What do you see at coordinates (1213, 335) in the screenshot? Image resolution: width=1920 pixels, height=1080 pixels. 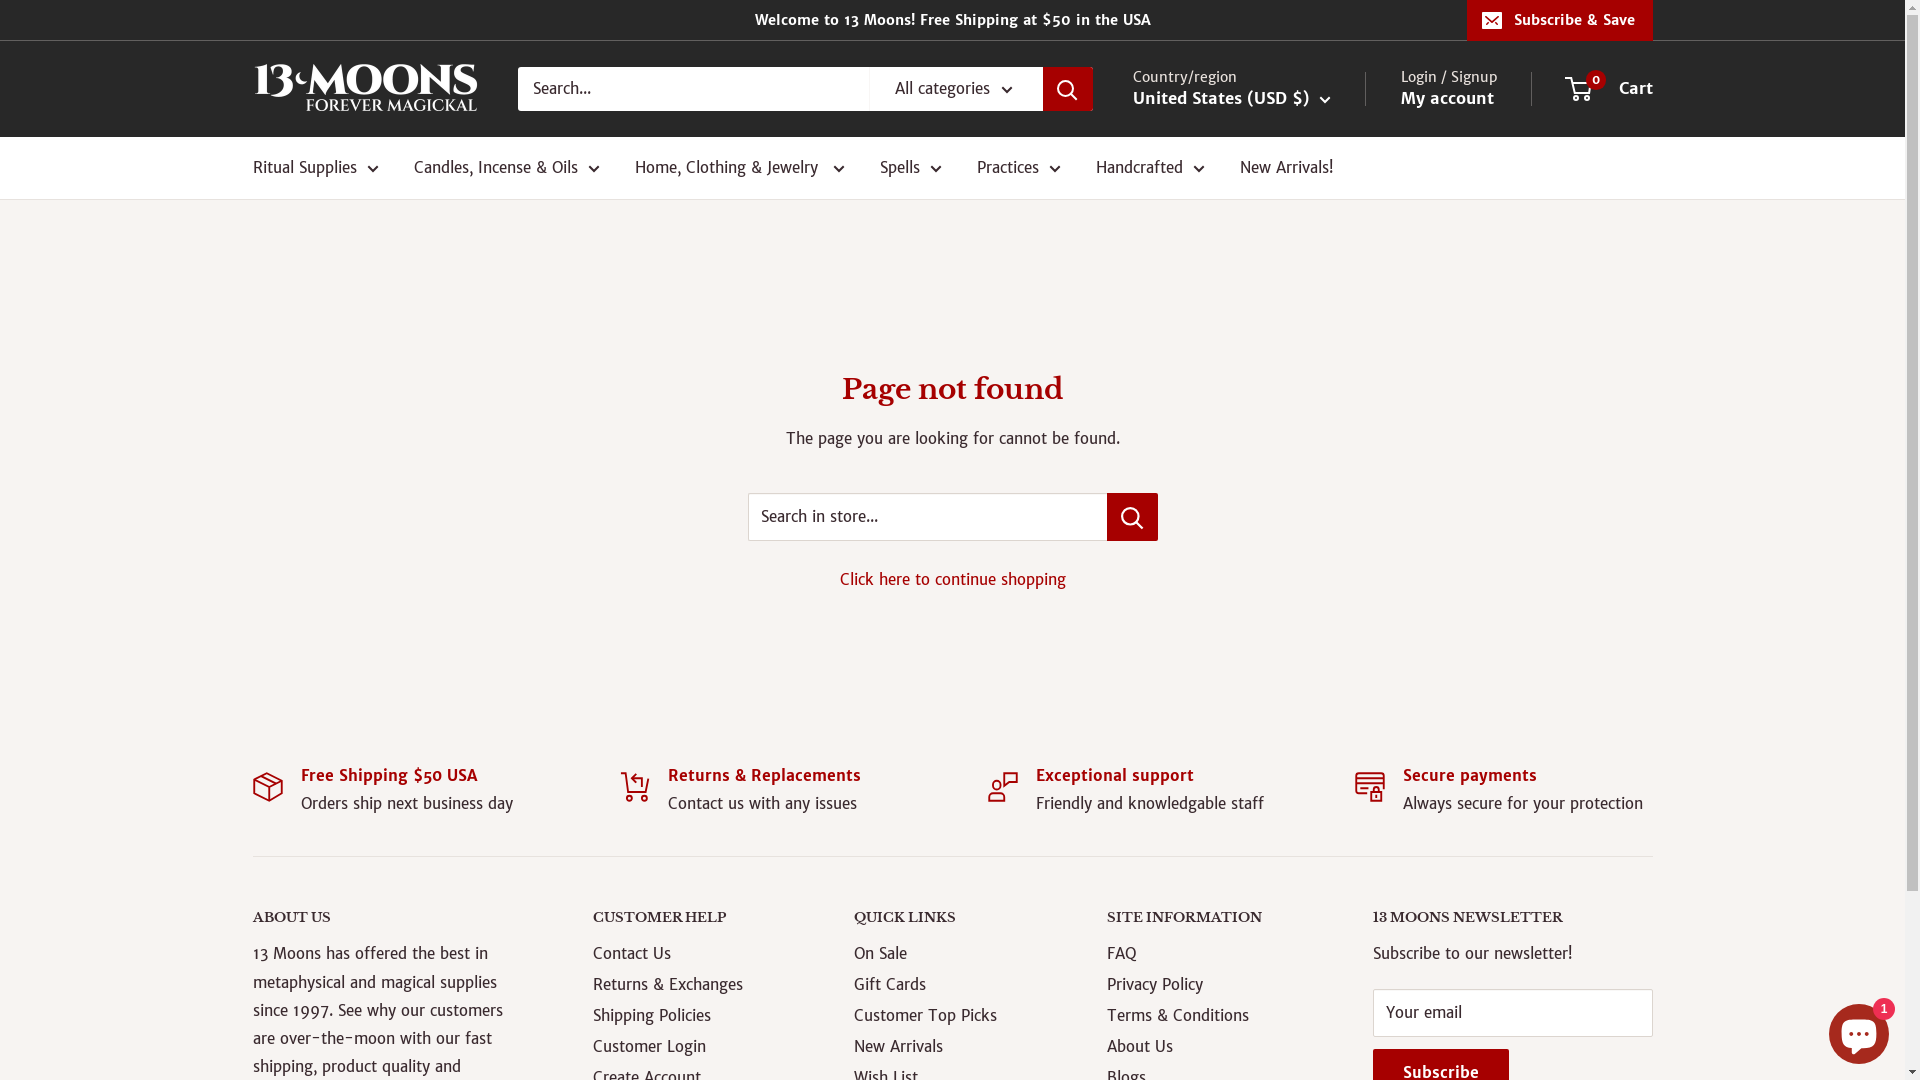 I see `'FR'` at bounding box center [1213, 335].